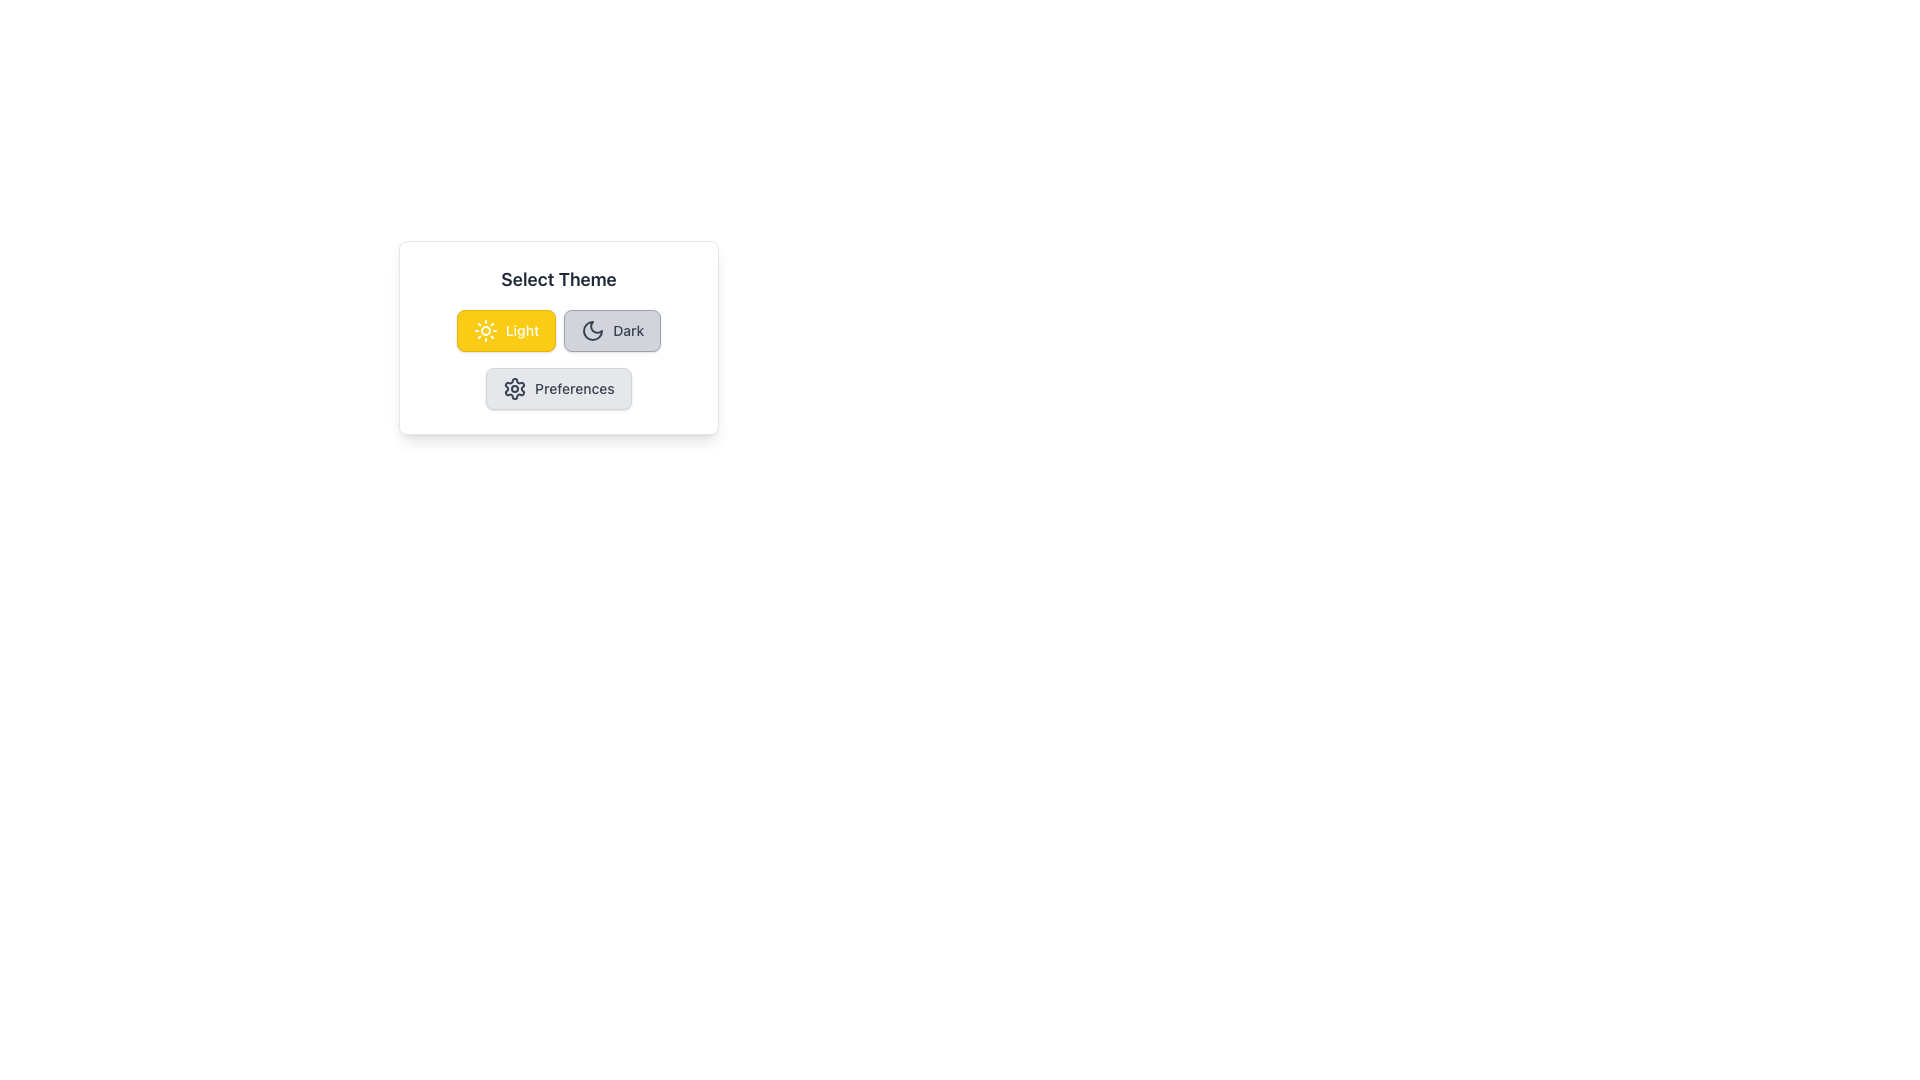  Describe the element at coordinates (515, 389) in the screenshot. I see `the gear icon within the 'Preferences' button, which is the third button in the vertical alignment of three interactive elements in the 'Select Theme' section, to invoke settings or preferences modification functionalities` at that location.